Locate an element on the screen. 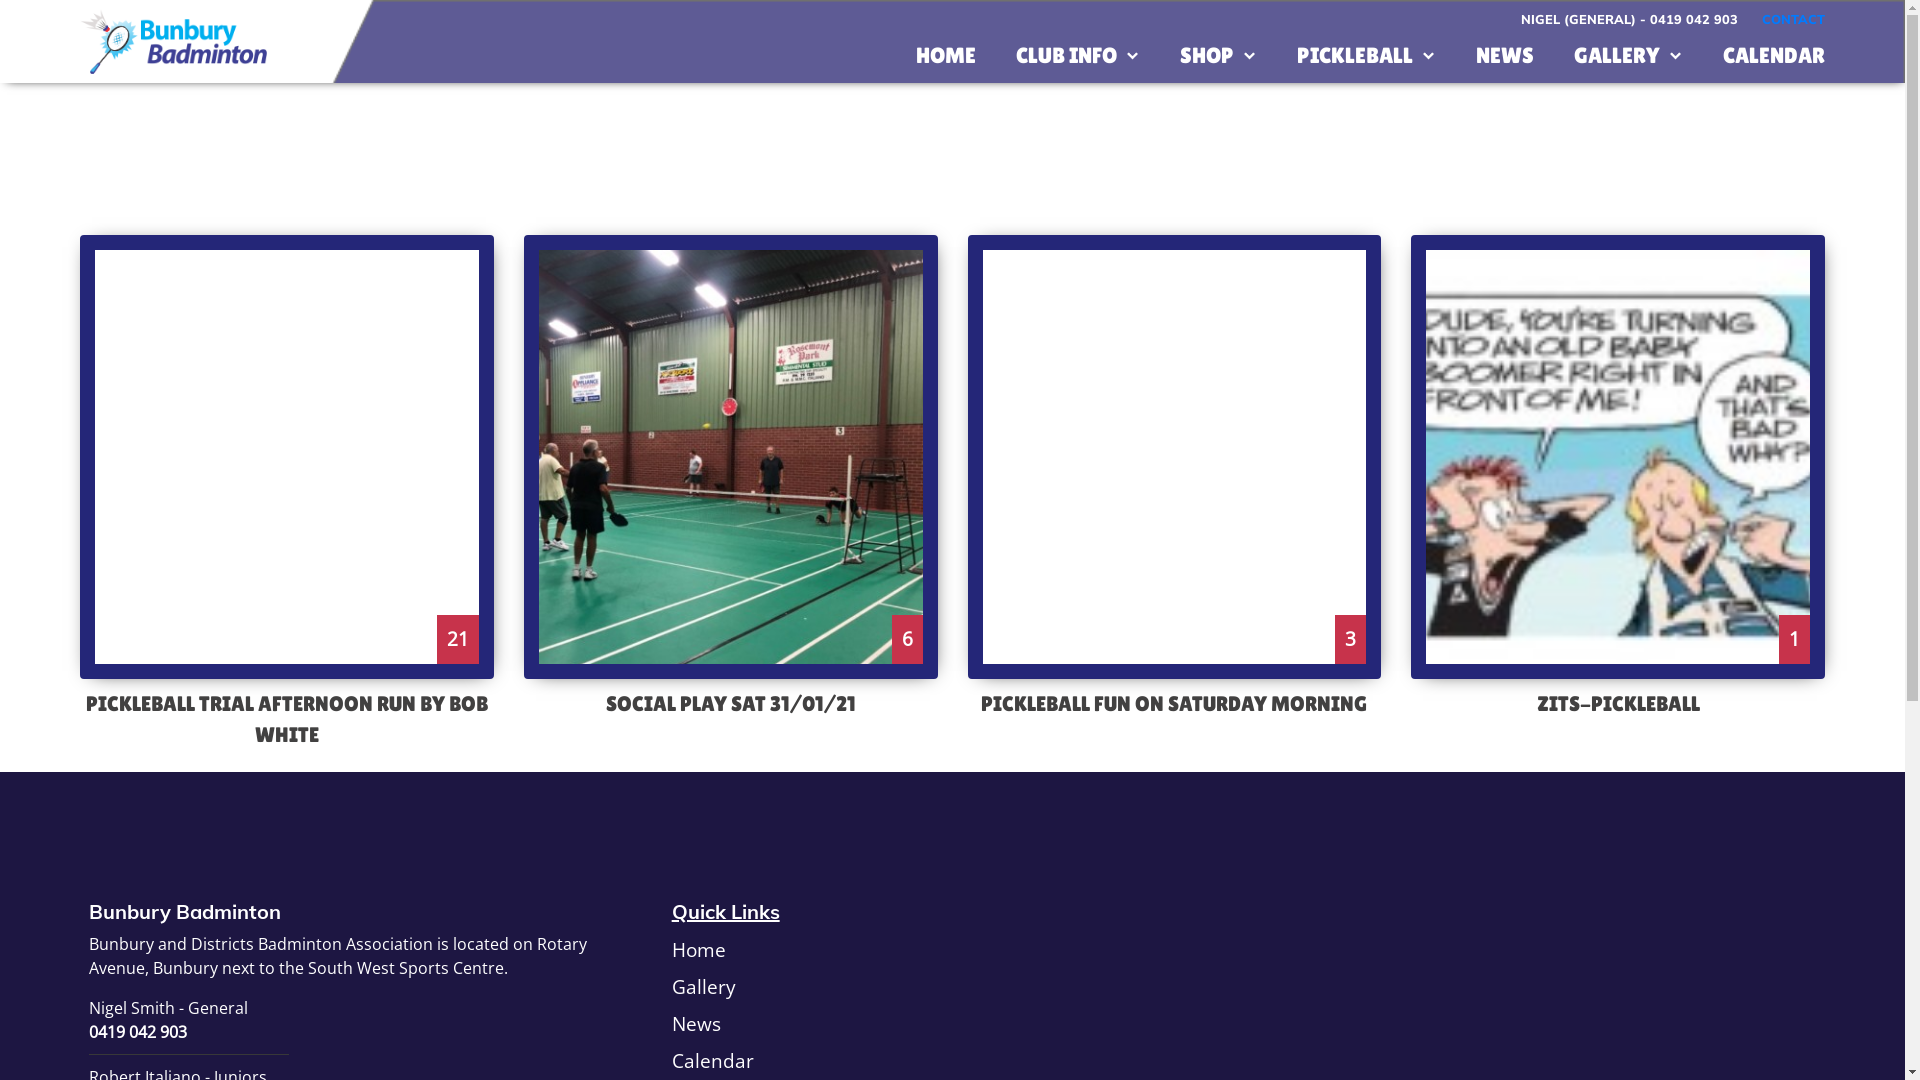 This screenshot has width=1920, height=1080. 'PICKLEBALL' is located at coordinates (1365, 55).